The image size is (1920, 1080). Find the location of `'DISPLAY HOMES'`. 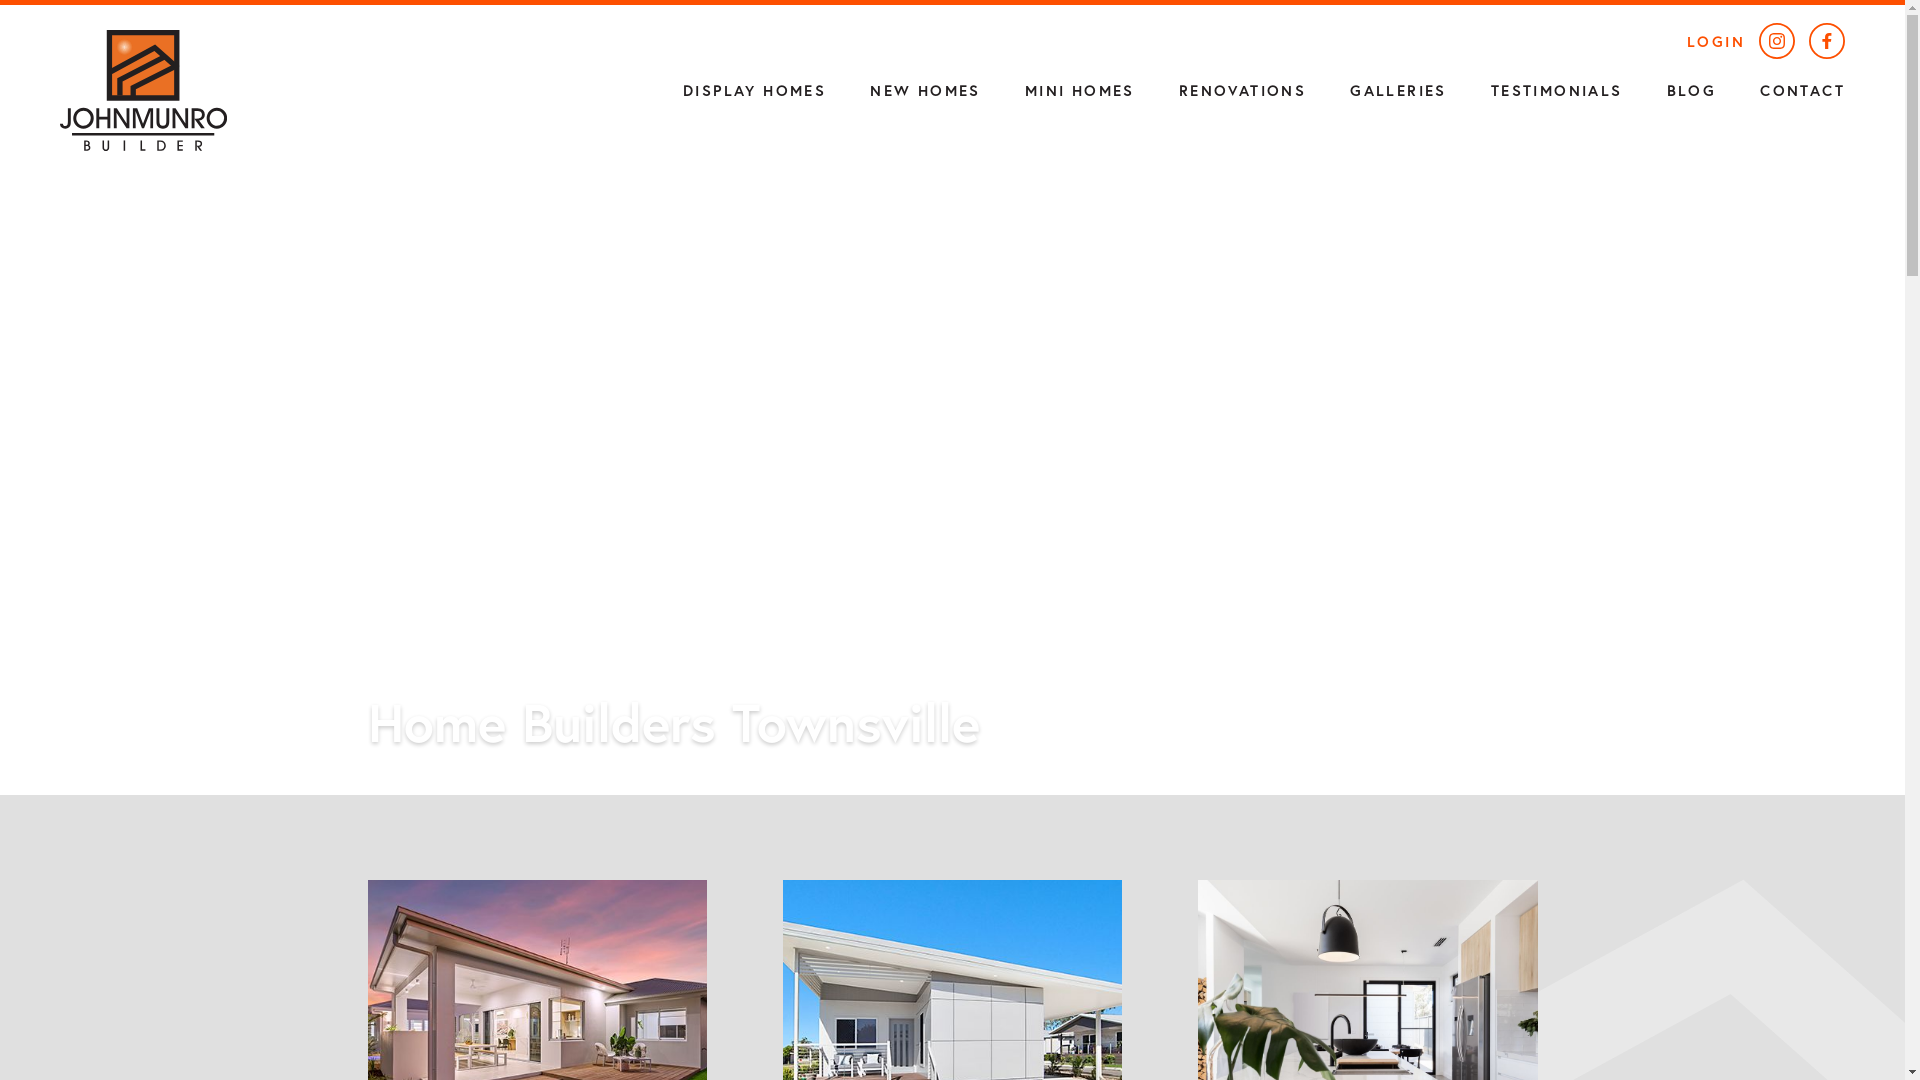

'DISPLAY HOMES' is located at coordinates (753, 88).